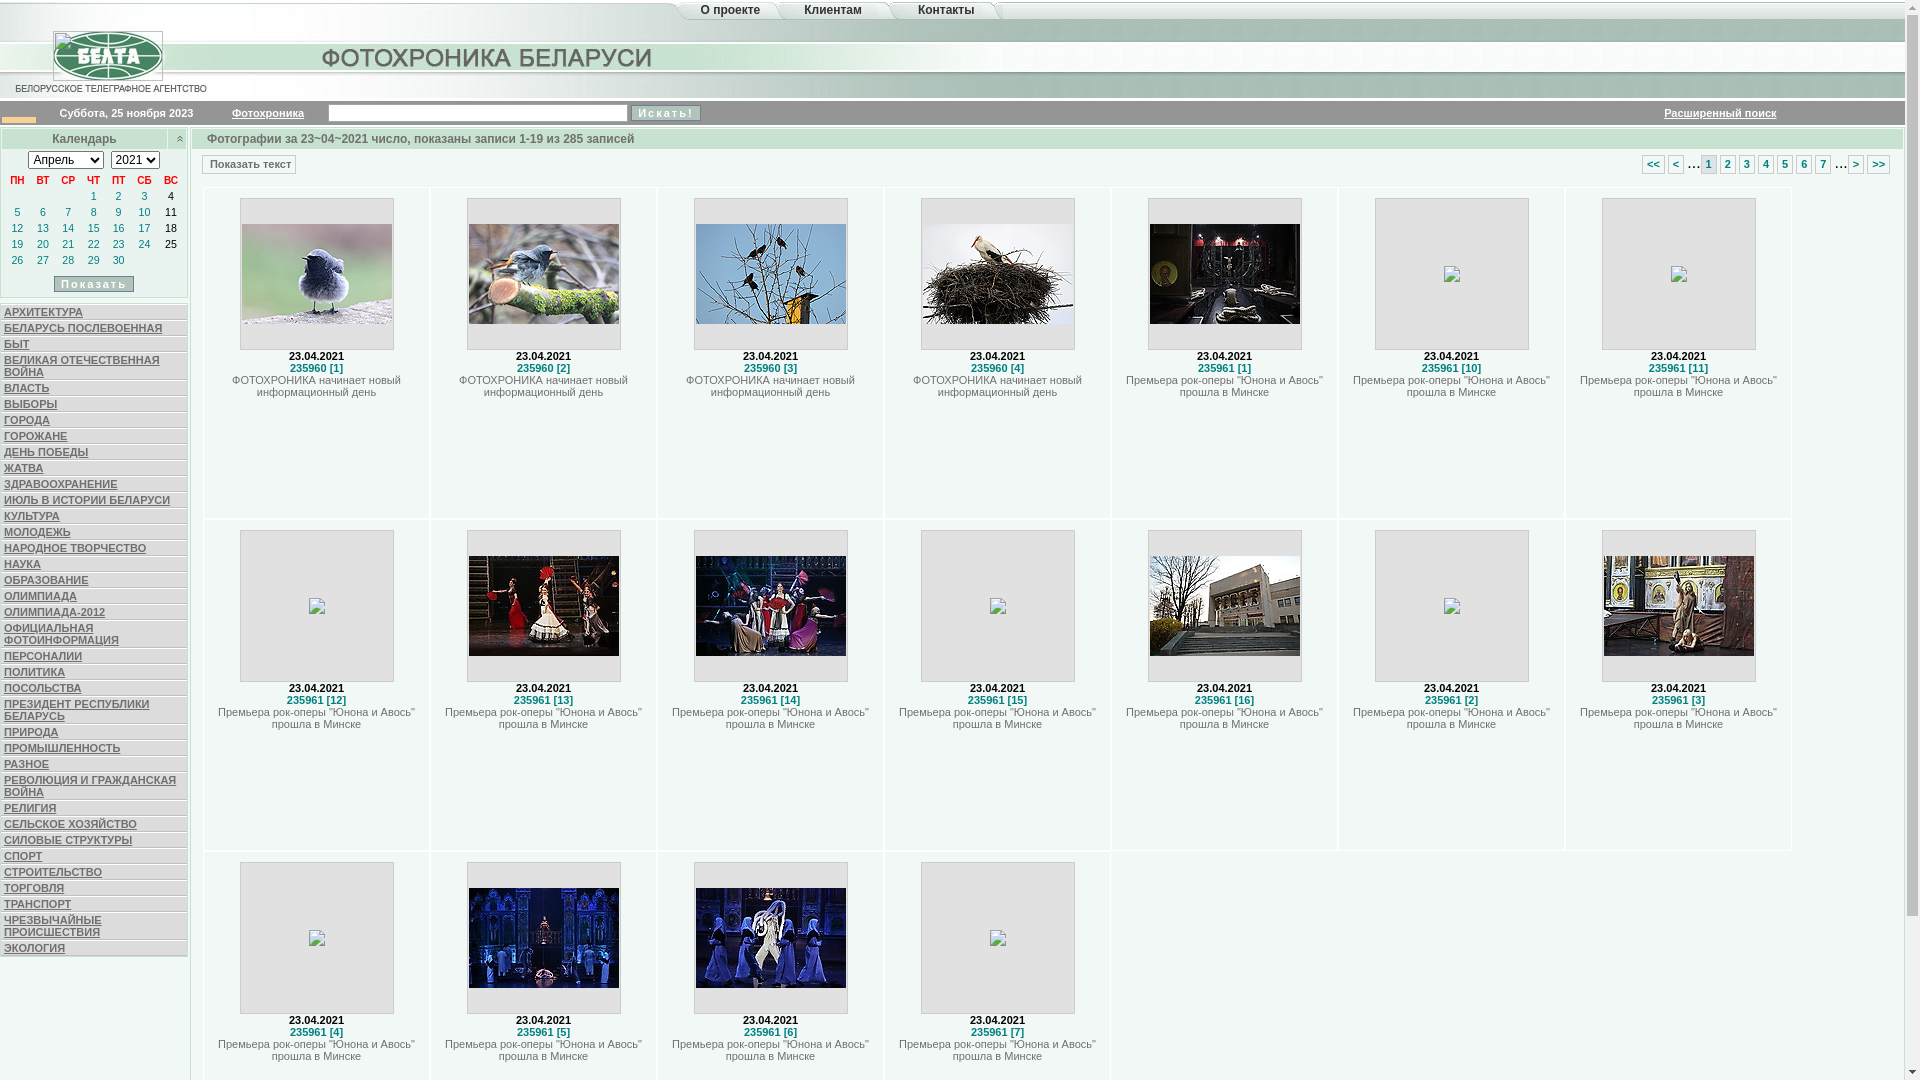 The image size is (1920, 1080). What do you see at coordinates (171, 212) in the screenshot?
I see `'11'` at bounding box center [171, 212].